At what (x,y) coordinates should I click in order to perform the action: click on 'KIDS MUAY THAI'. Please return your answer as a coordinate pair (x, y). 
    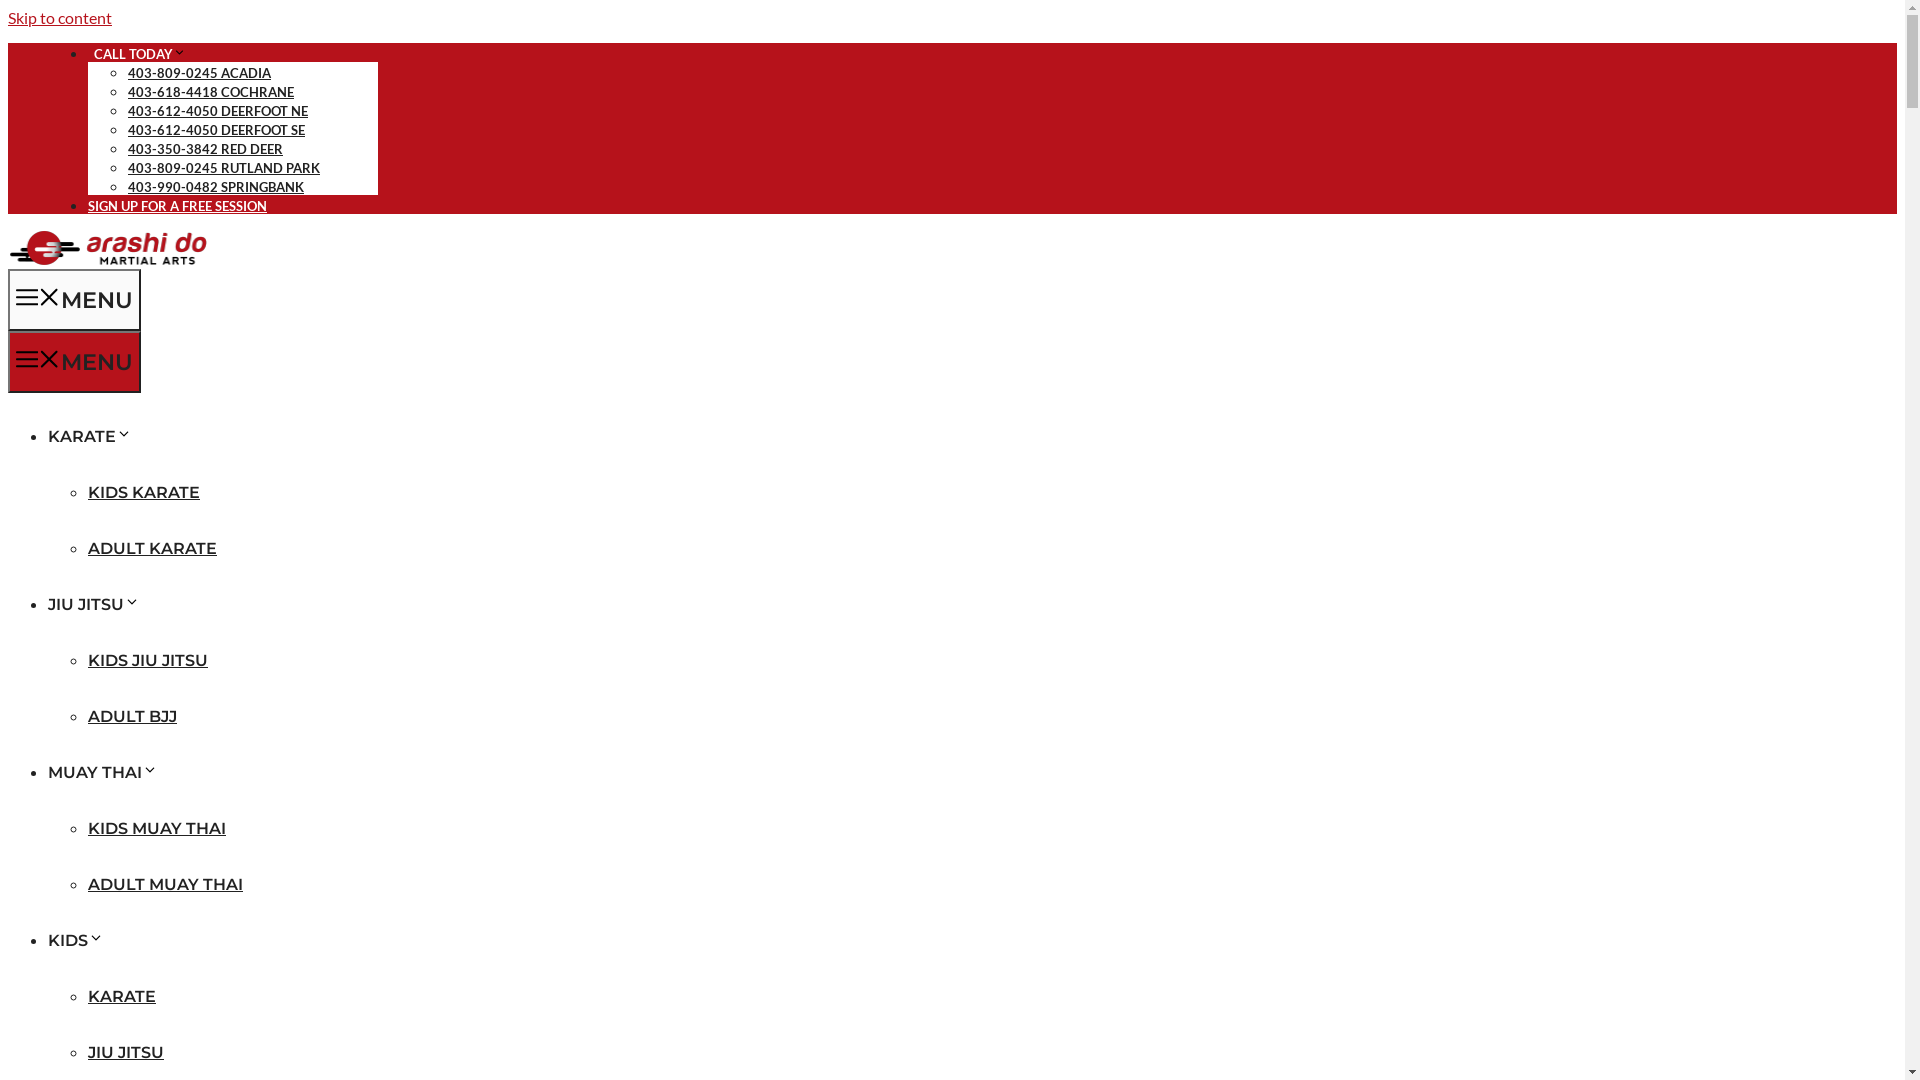
    Looking at the image, I should click on (86, 828).